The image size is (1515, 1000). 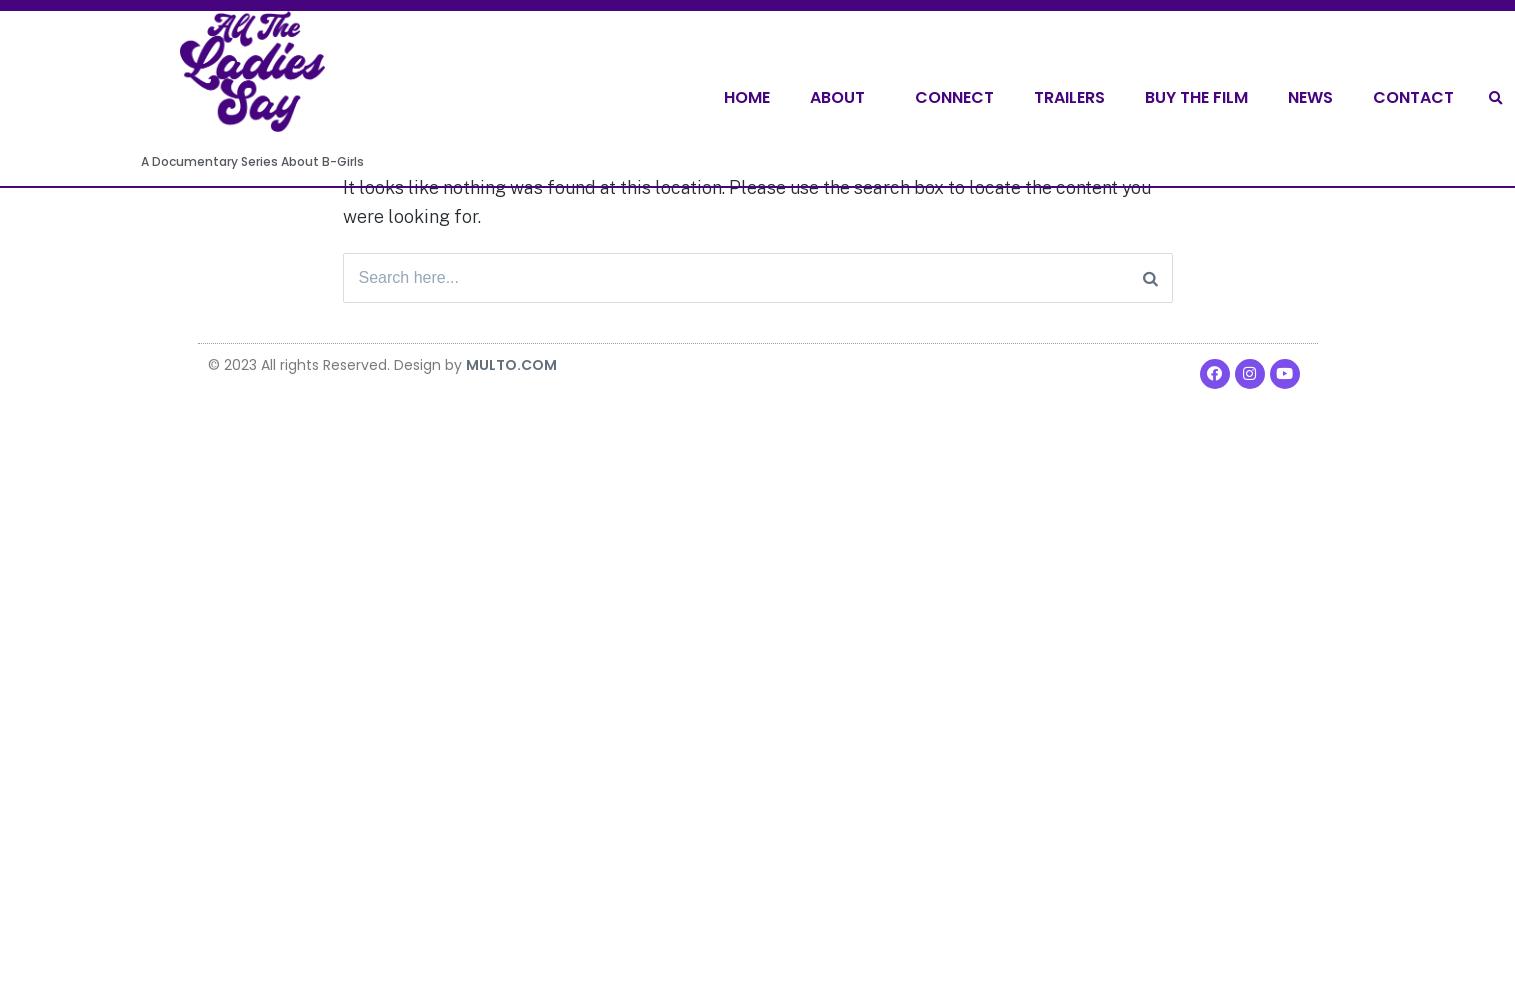 I want to click on 'A Documentary Series About B-Girls', so click(x=250, y=161).